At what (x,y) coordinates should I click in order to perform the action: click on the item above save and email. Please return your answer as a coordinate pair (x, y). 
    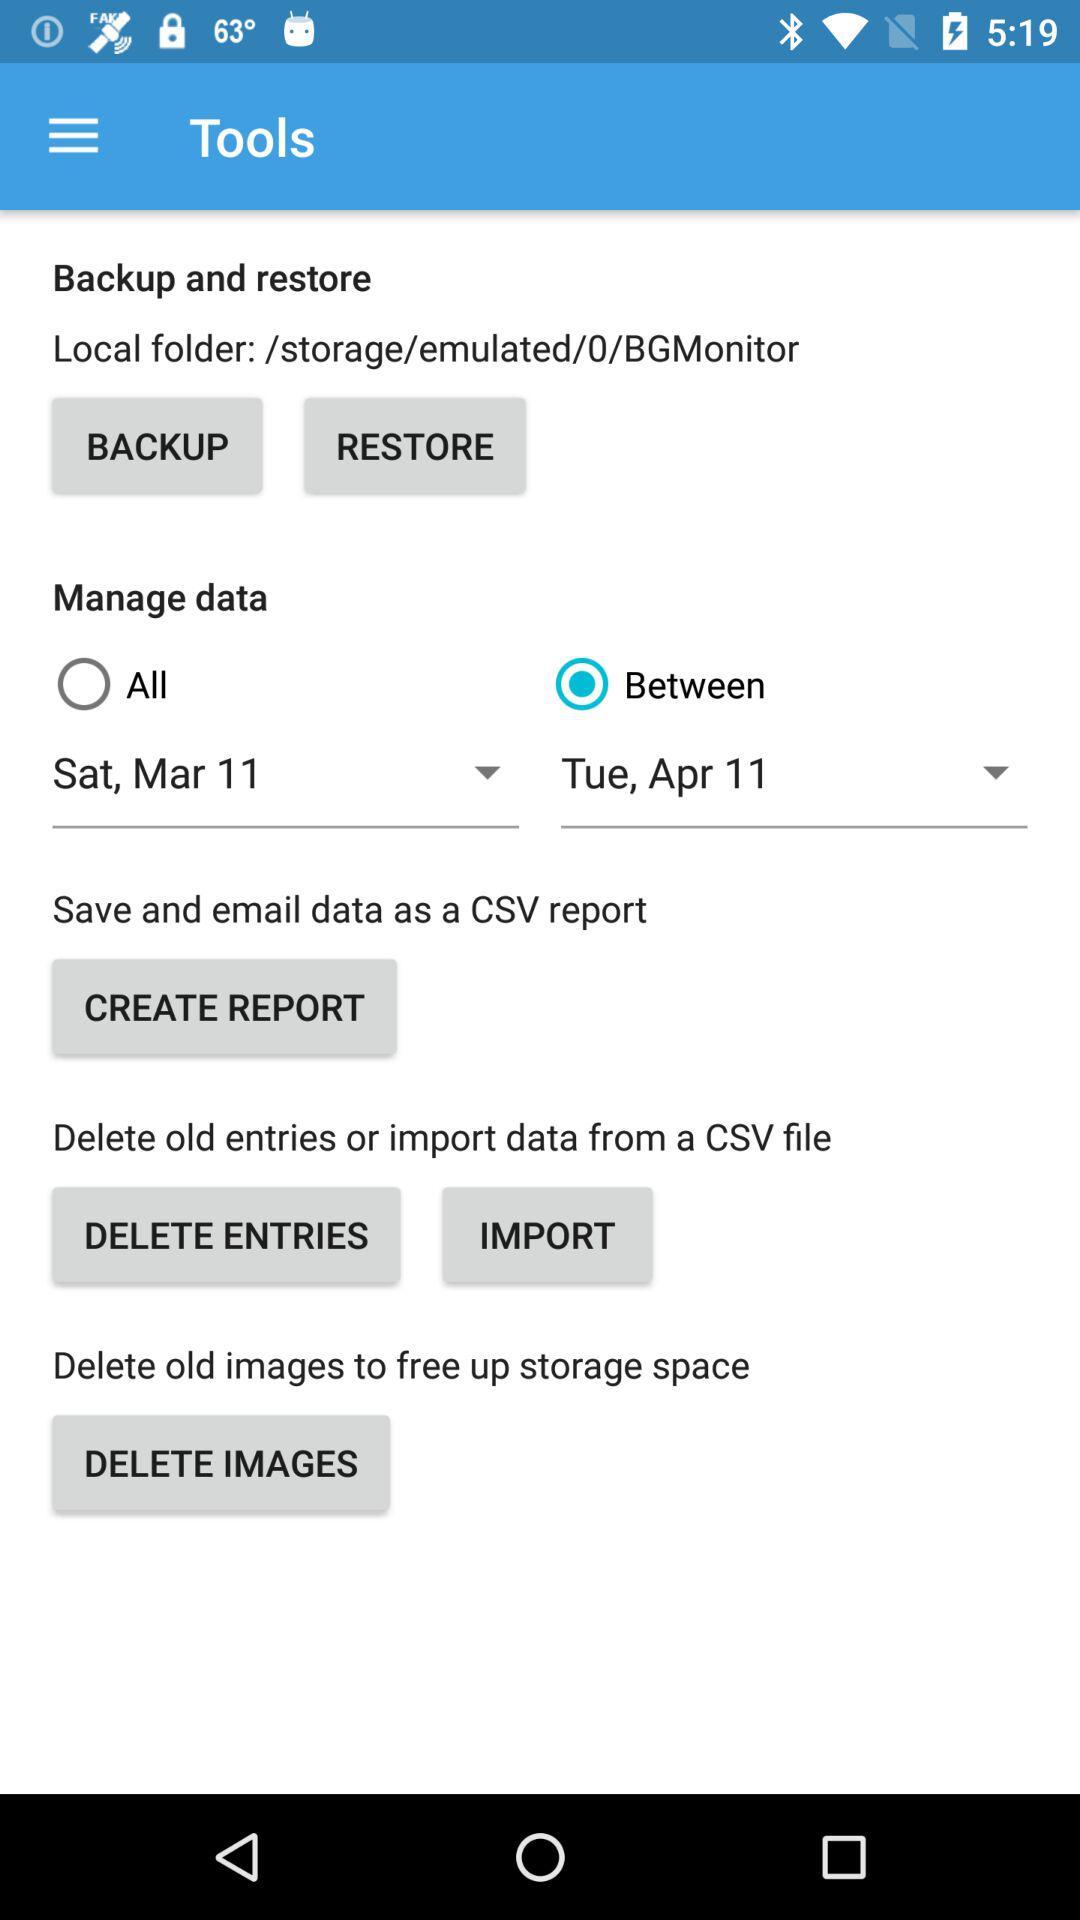
    Looking at the image, I should click on (793, 782).